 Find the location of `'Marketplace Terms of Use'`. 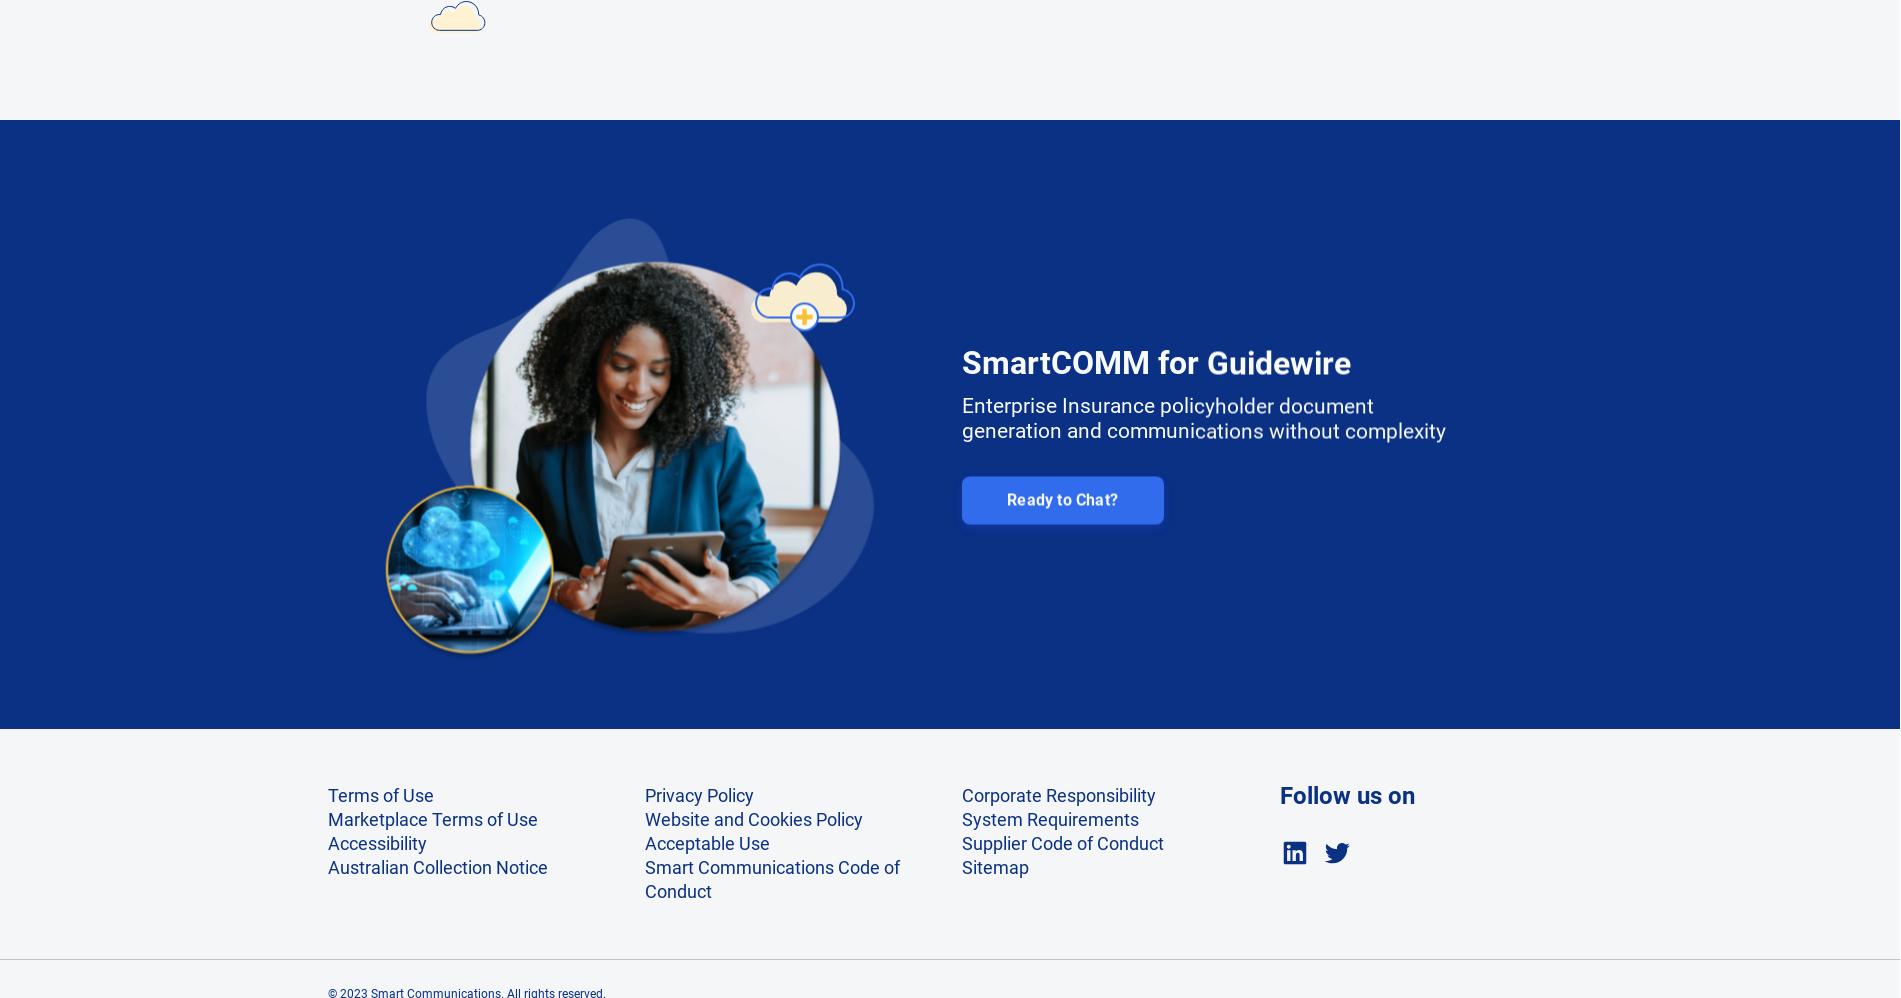

'Marketplace Terms of Use' is located at coordinates (430, 818).